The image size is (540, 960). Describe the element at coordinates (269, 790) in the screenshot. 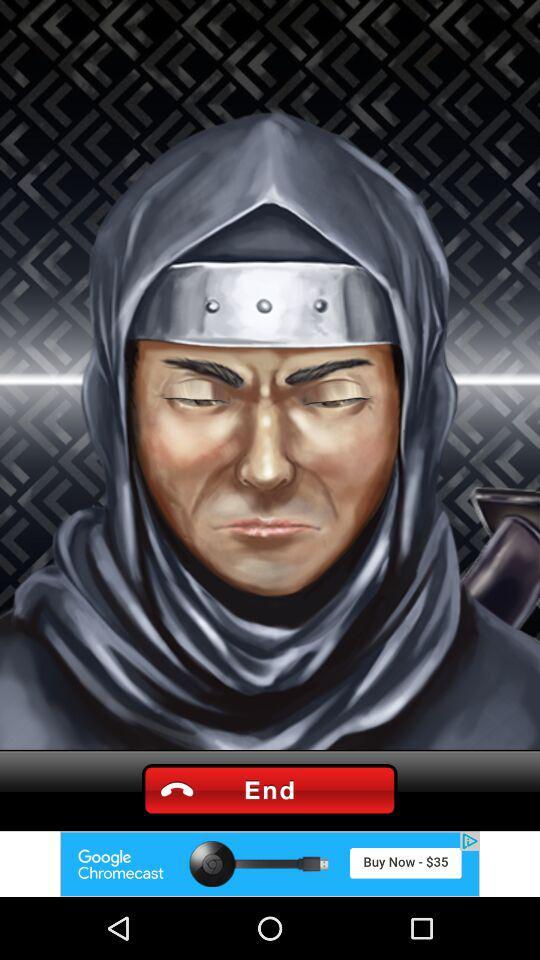

I see `end call` at that location.